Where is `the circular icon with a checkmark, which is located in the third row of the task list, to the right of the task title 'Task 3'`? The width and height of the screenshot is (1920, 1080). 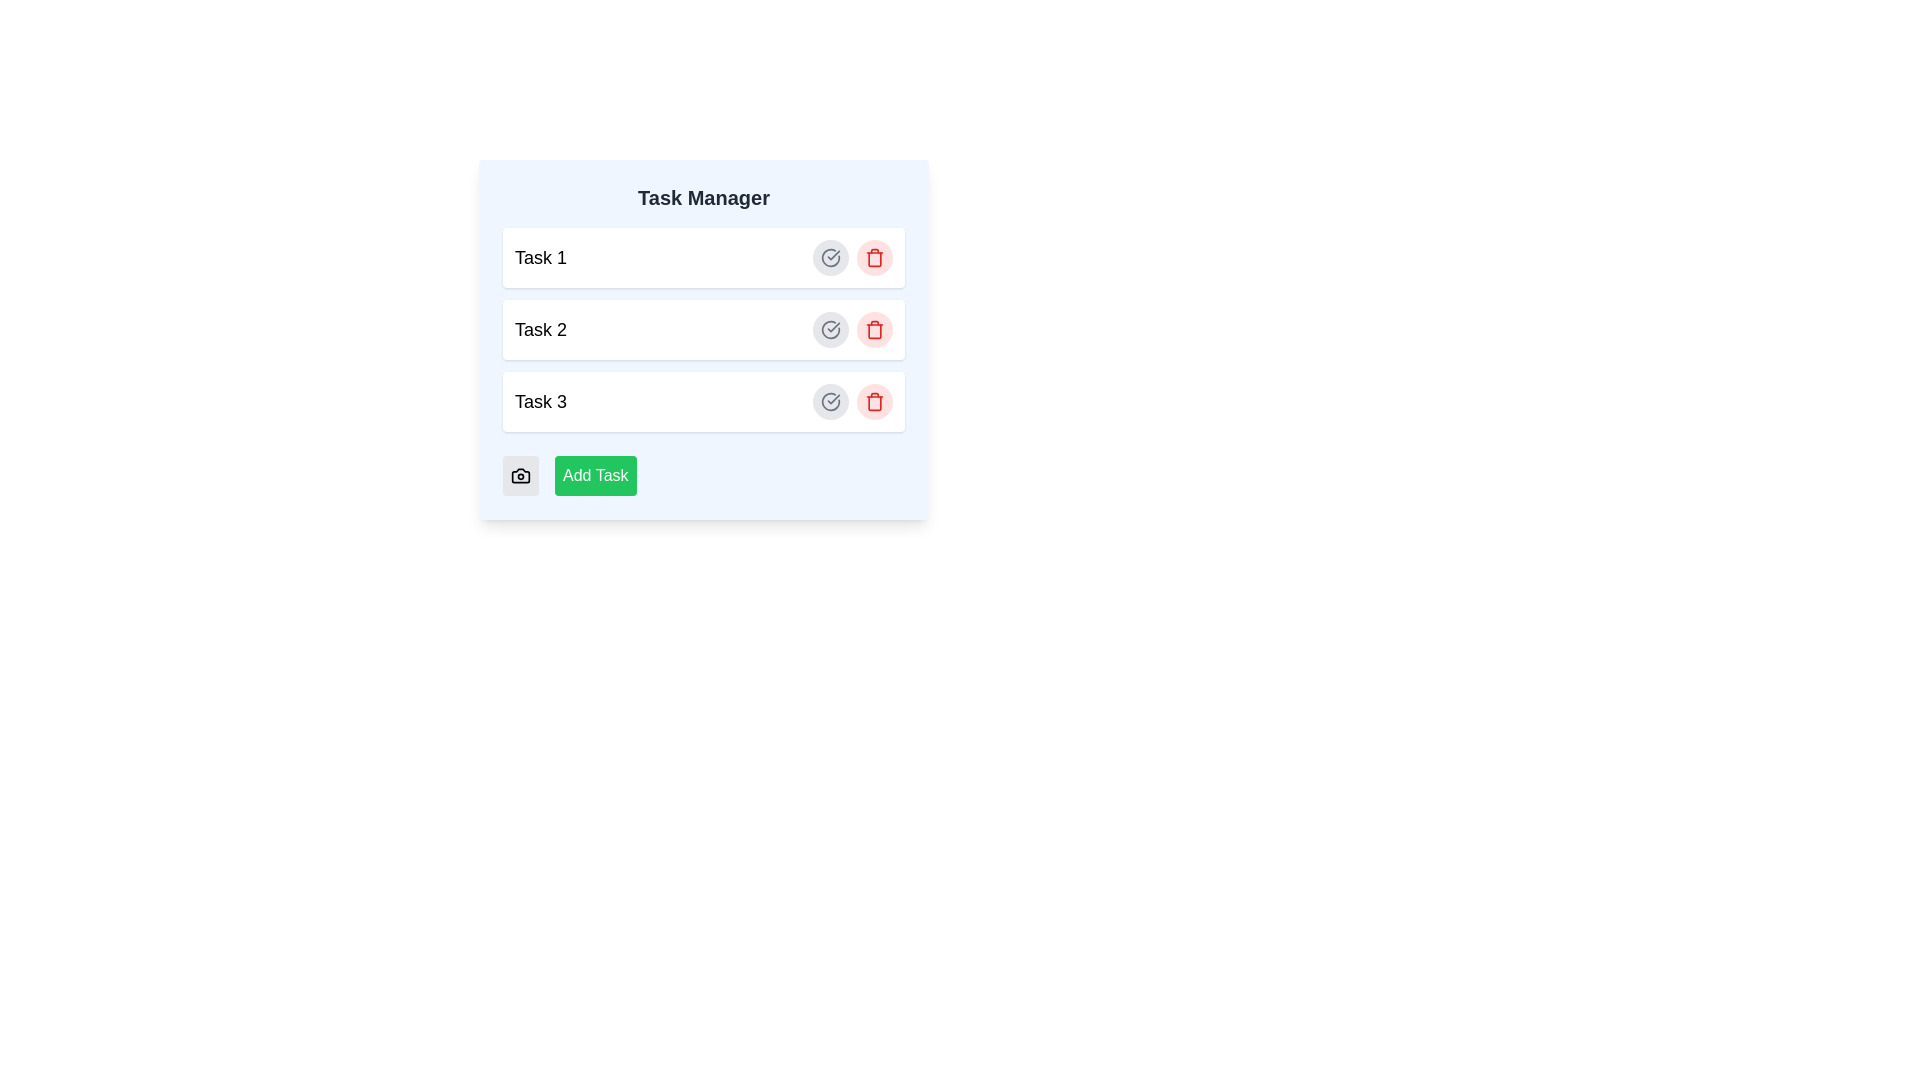
the circular icon with a checkmark, which is located in the third row of the task list, to the right of the task title 'Task 3' is located at coordinates (830, 401).